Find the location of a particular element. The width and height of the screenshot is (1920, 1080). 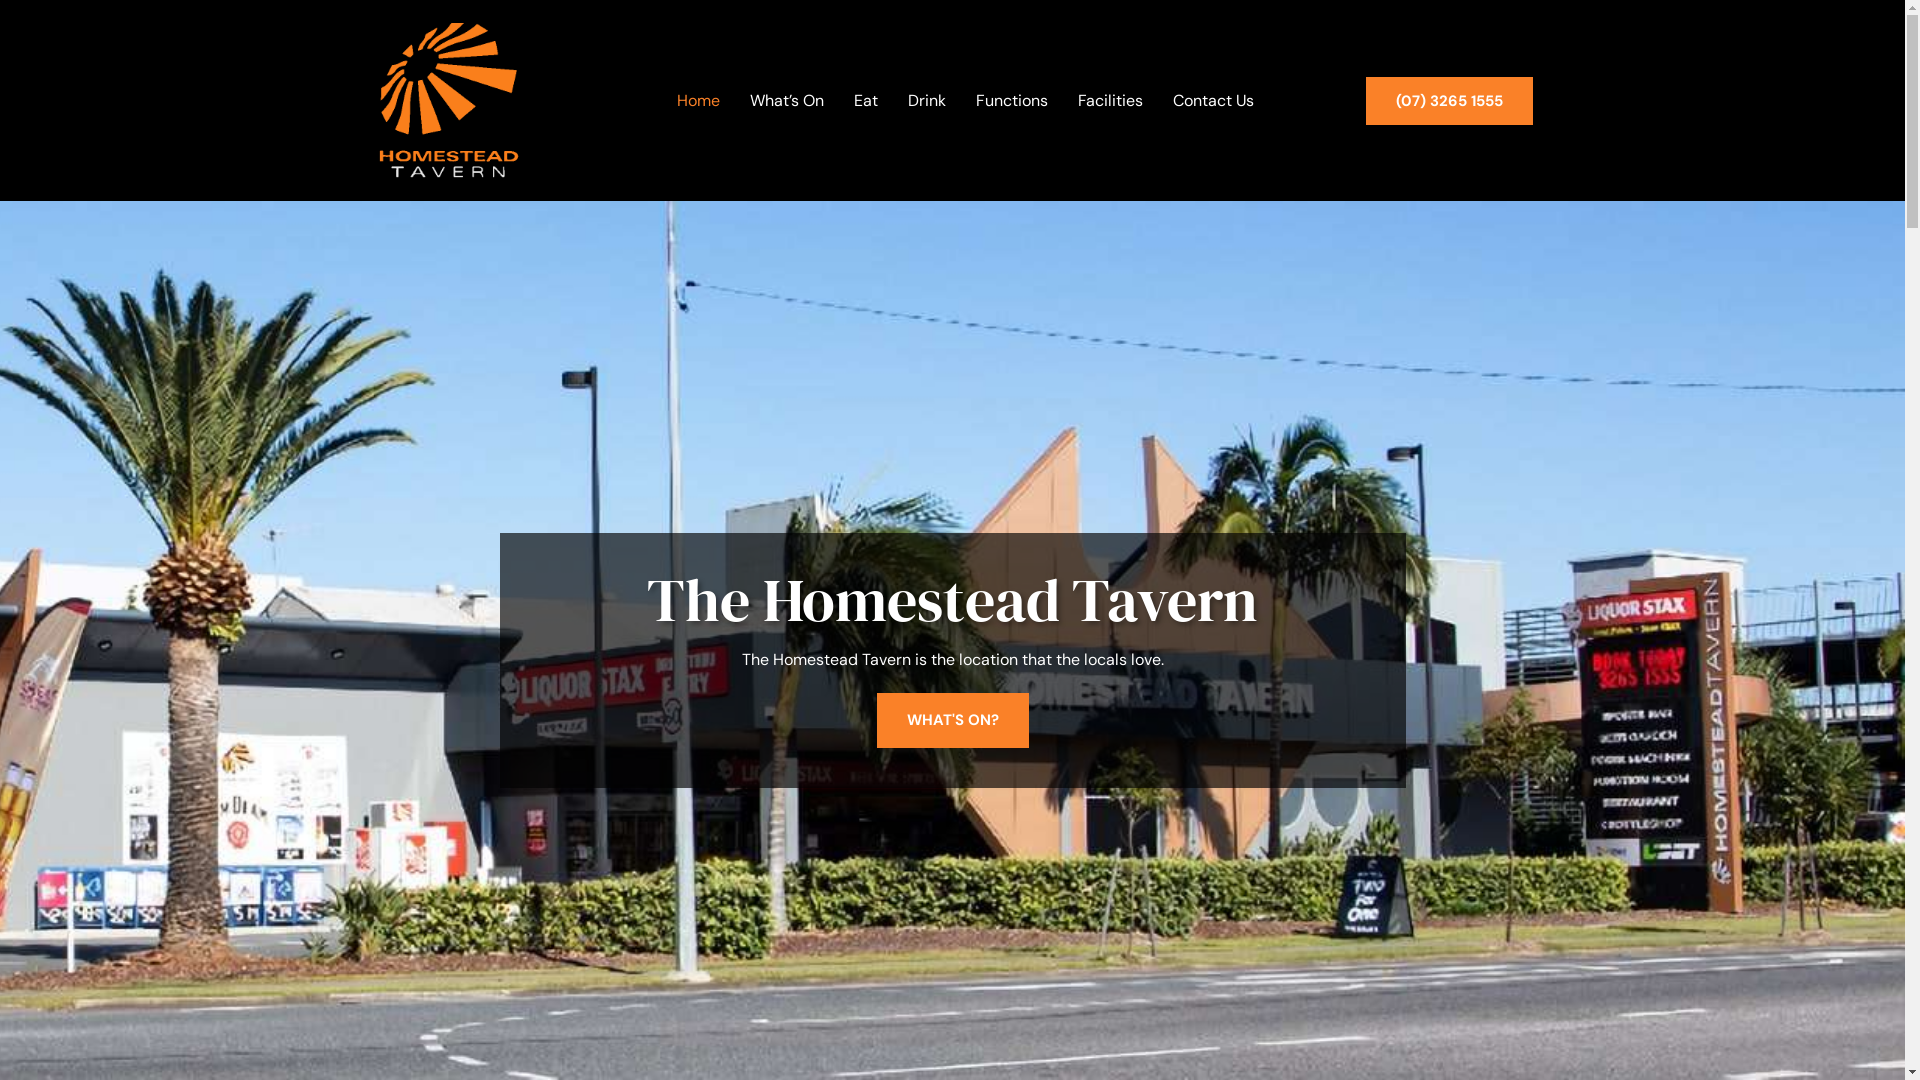

'Drink' is located at coordinates (896, 100).